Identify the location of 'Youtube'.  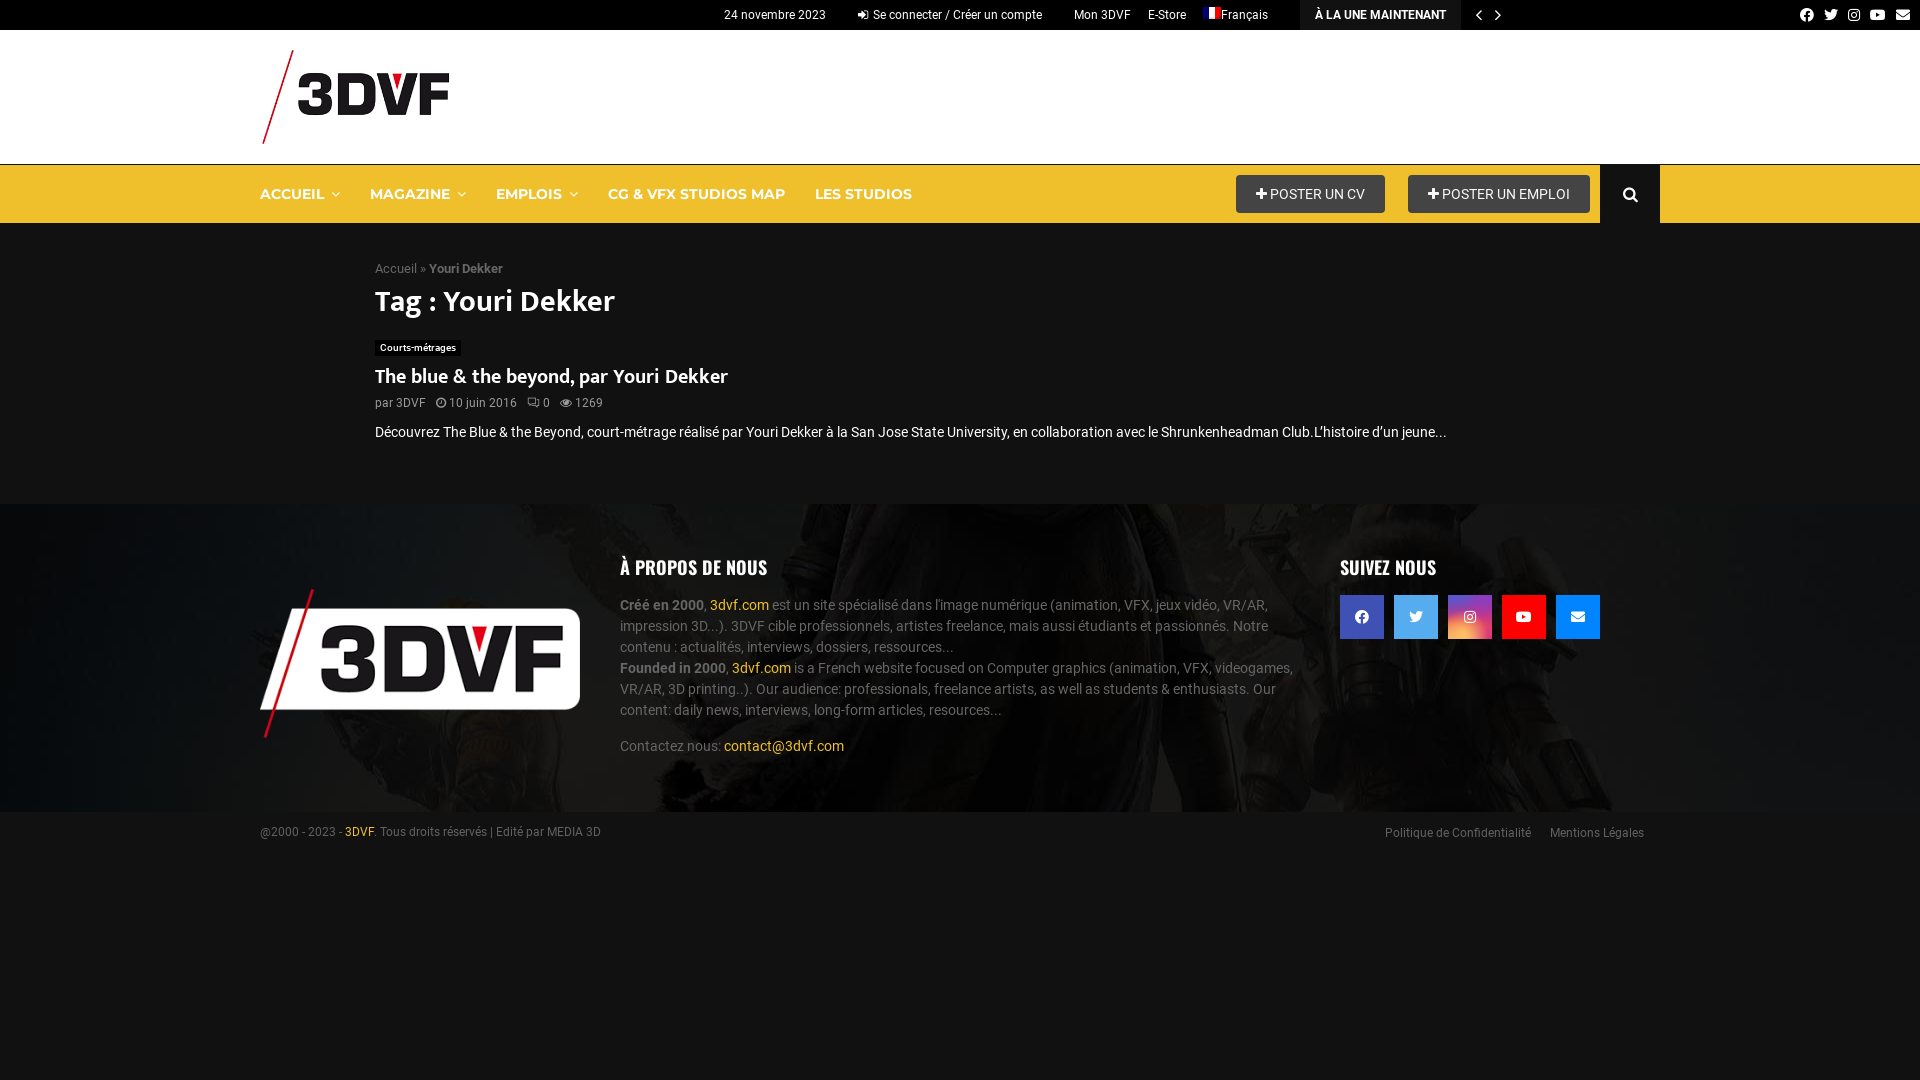
(1876, 15).